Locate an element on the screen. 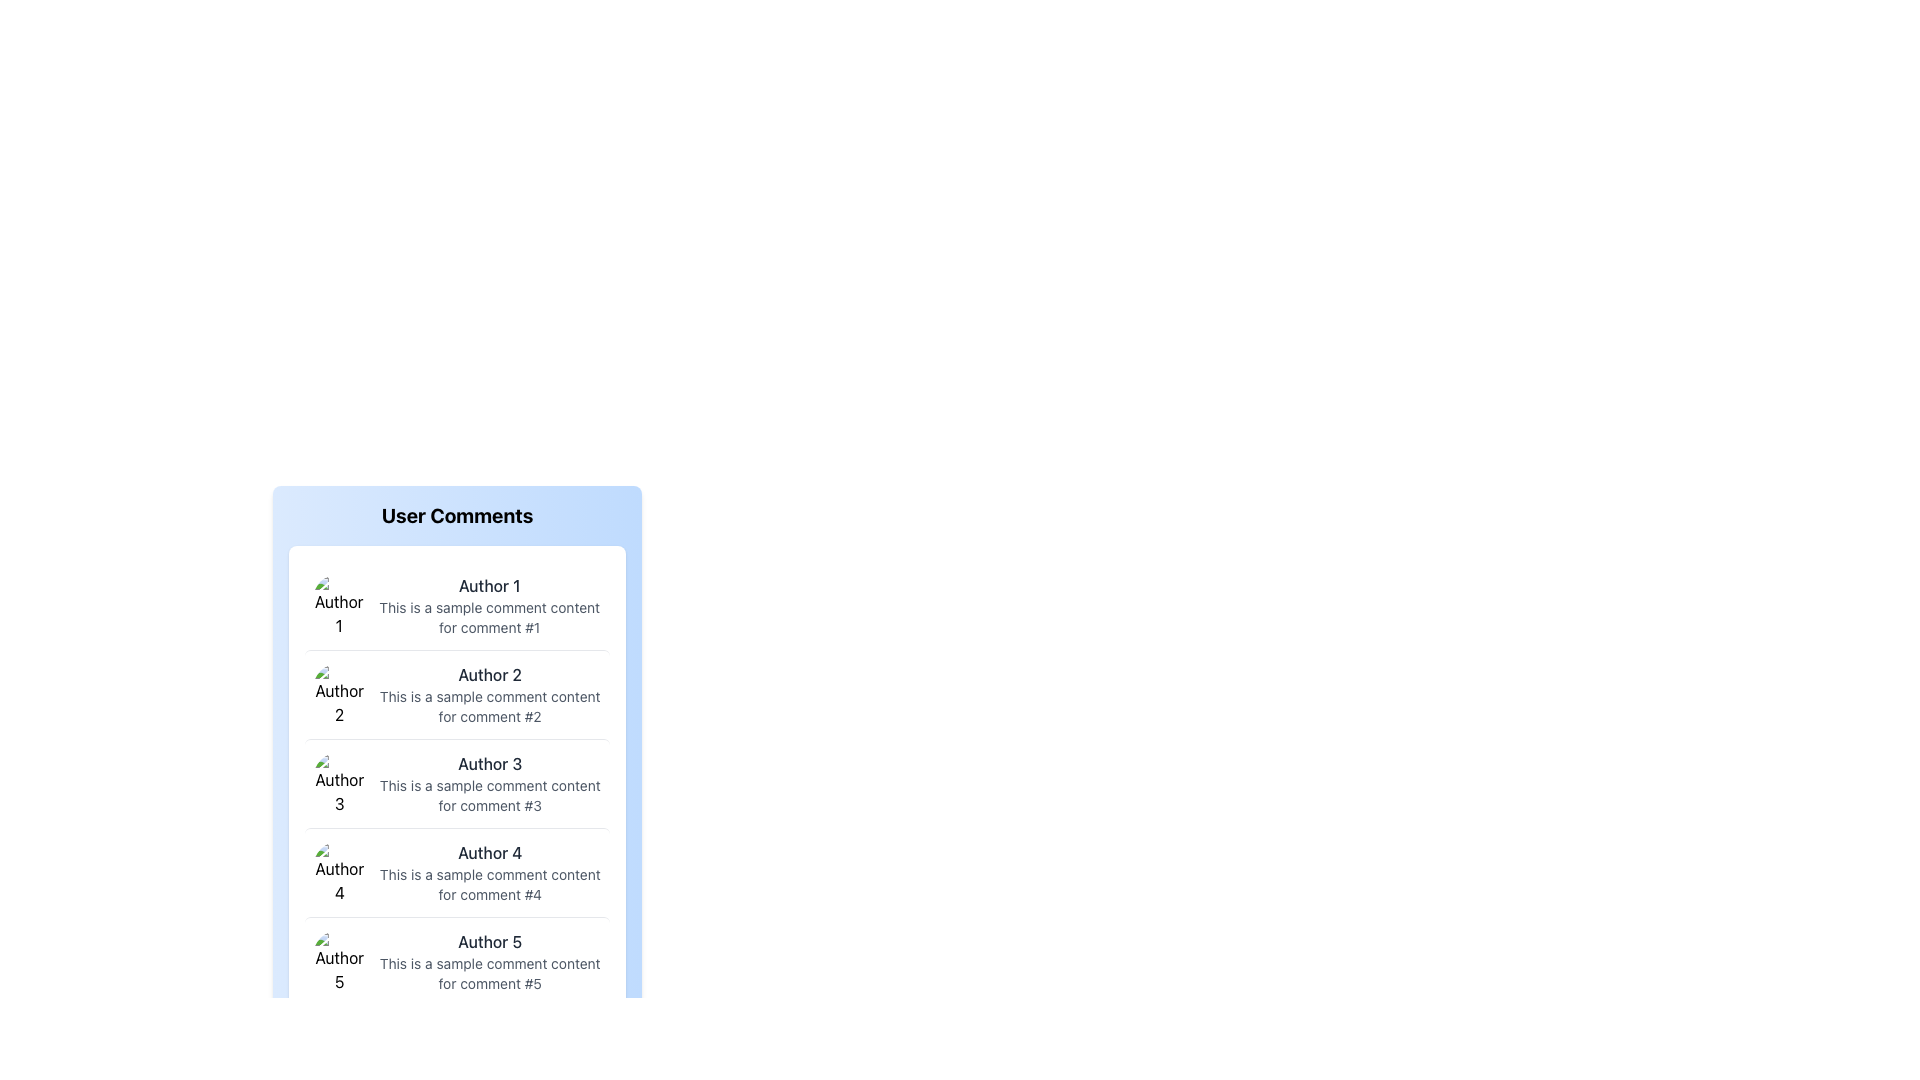 The height and width of the screenshot is (1080, 1920). the comment presented in the third text block of the vertically arranged comment list, located between 'Author 2' and 'Author 4' is located at coordinates (490, 782).